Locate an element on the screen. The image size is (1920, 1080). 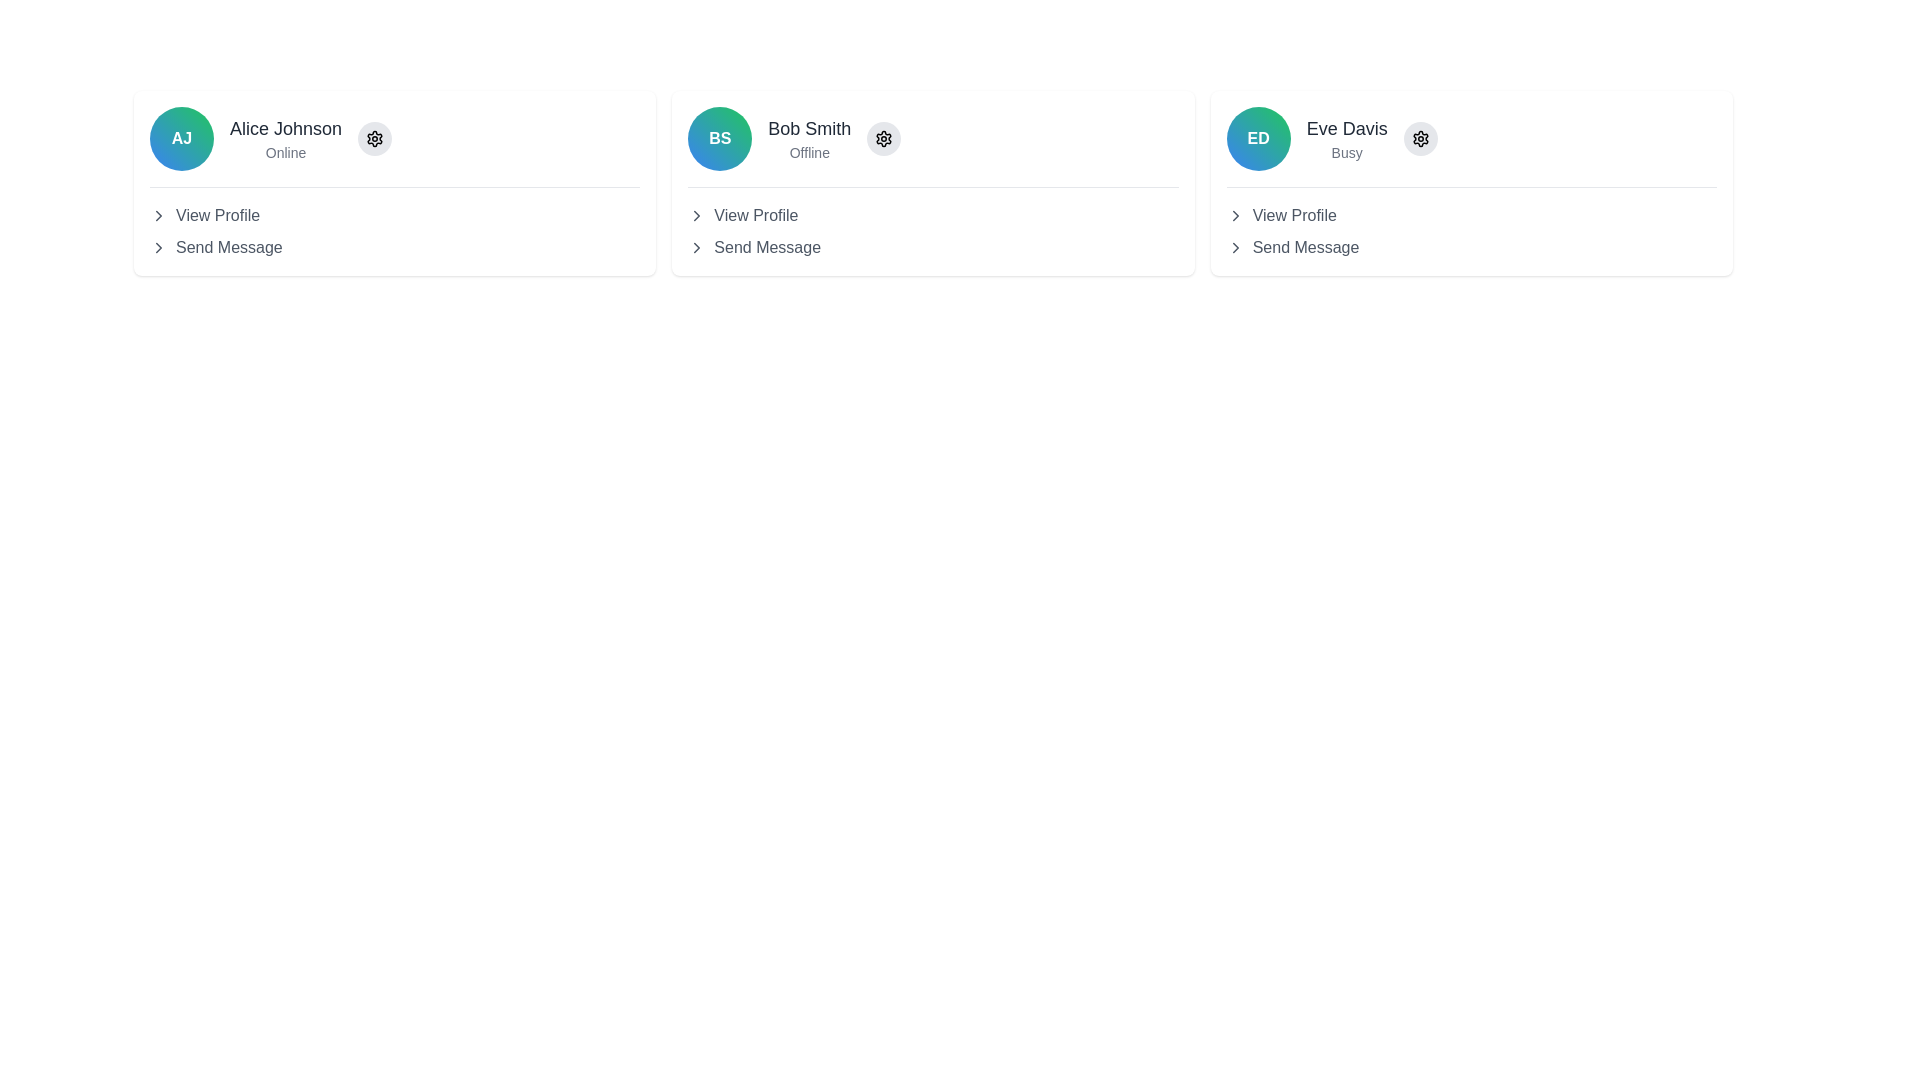
the 'Send Message' text link located below the 'View Profile' option in the profile card for 'Bob Smith' is located at coordinates (766, 246).